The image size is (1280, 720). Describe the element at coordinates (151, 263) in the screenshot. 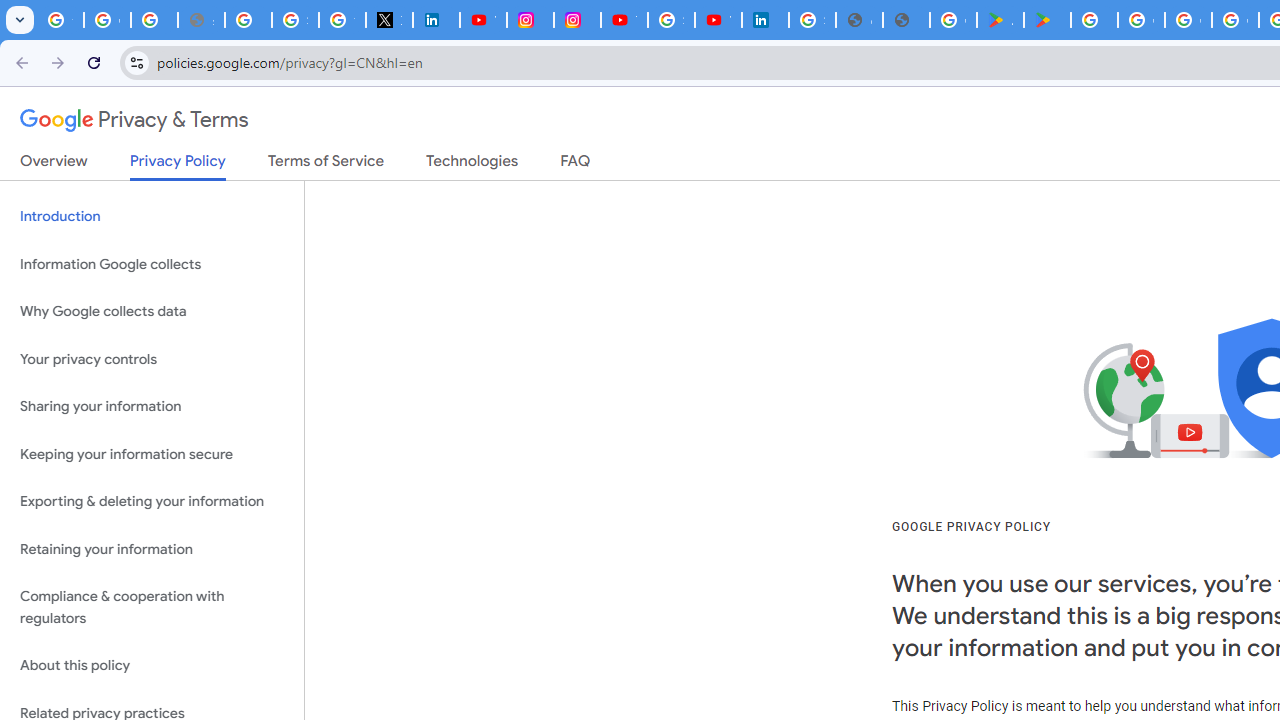

I see `'Information Google collects'` at that location.